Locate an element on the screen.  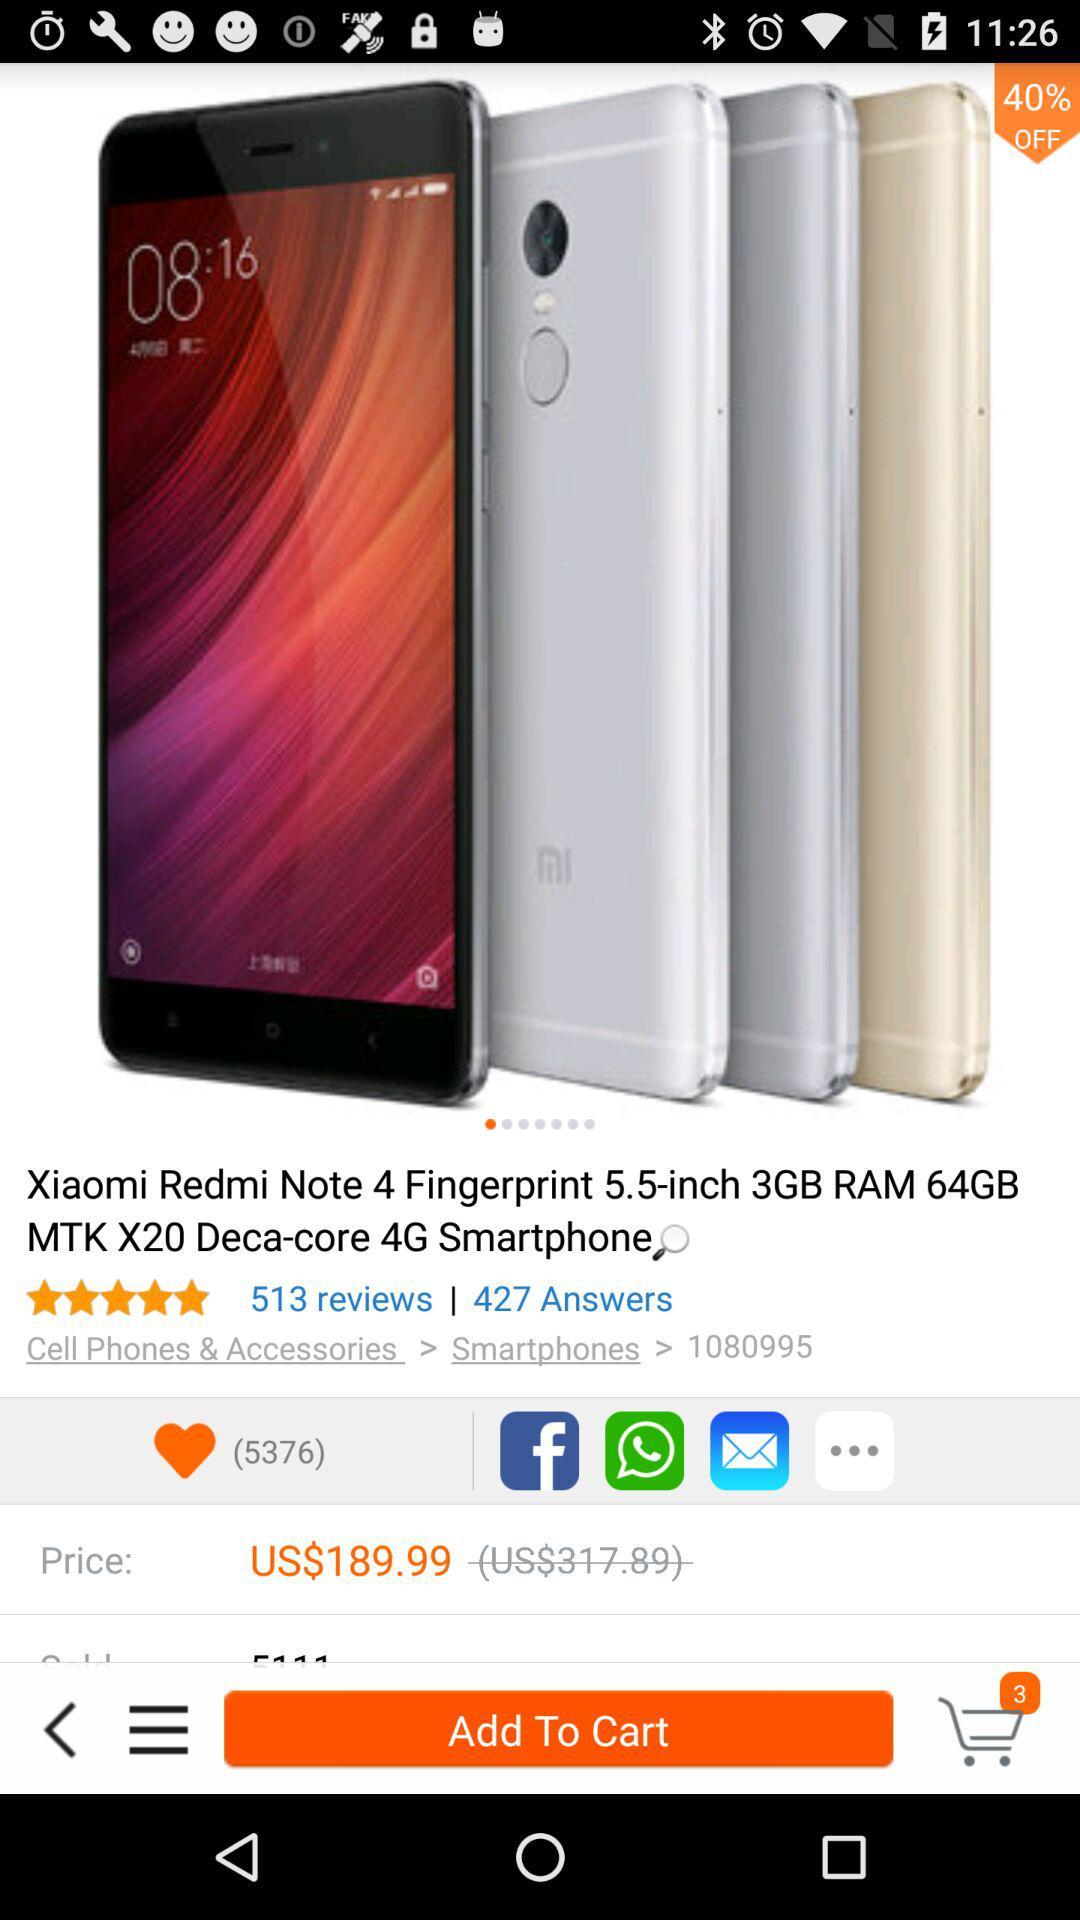
slide to next image is located at coordinates (505, 1124).